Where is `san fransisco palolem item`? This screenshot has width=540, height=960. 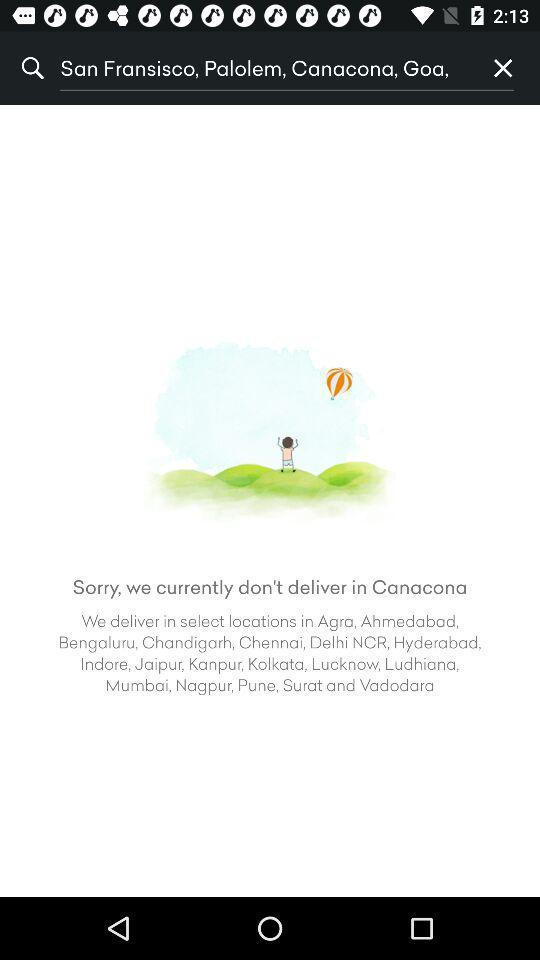
san fransisco palolem item is located at coordinates (263, 68).